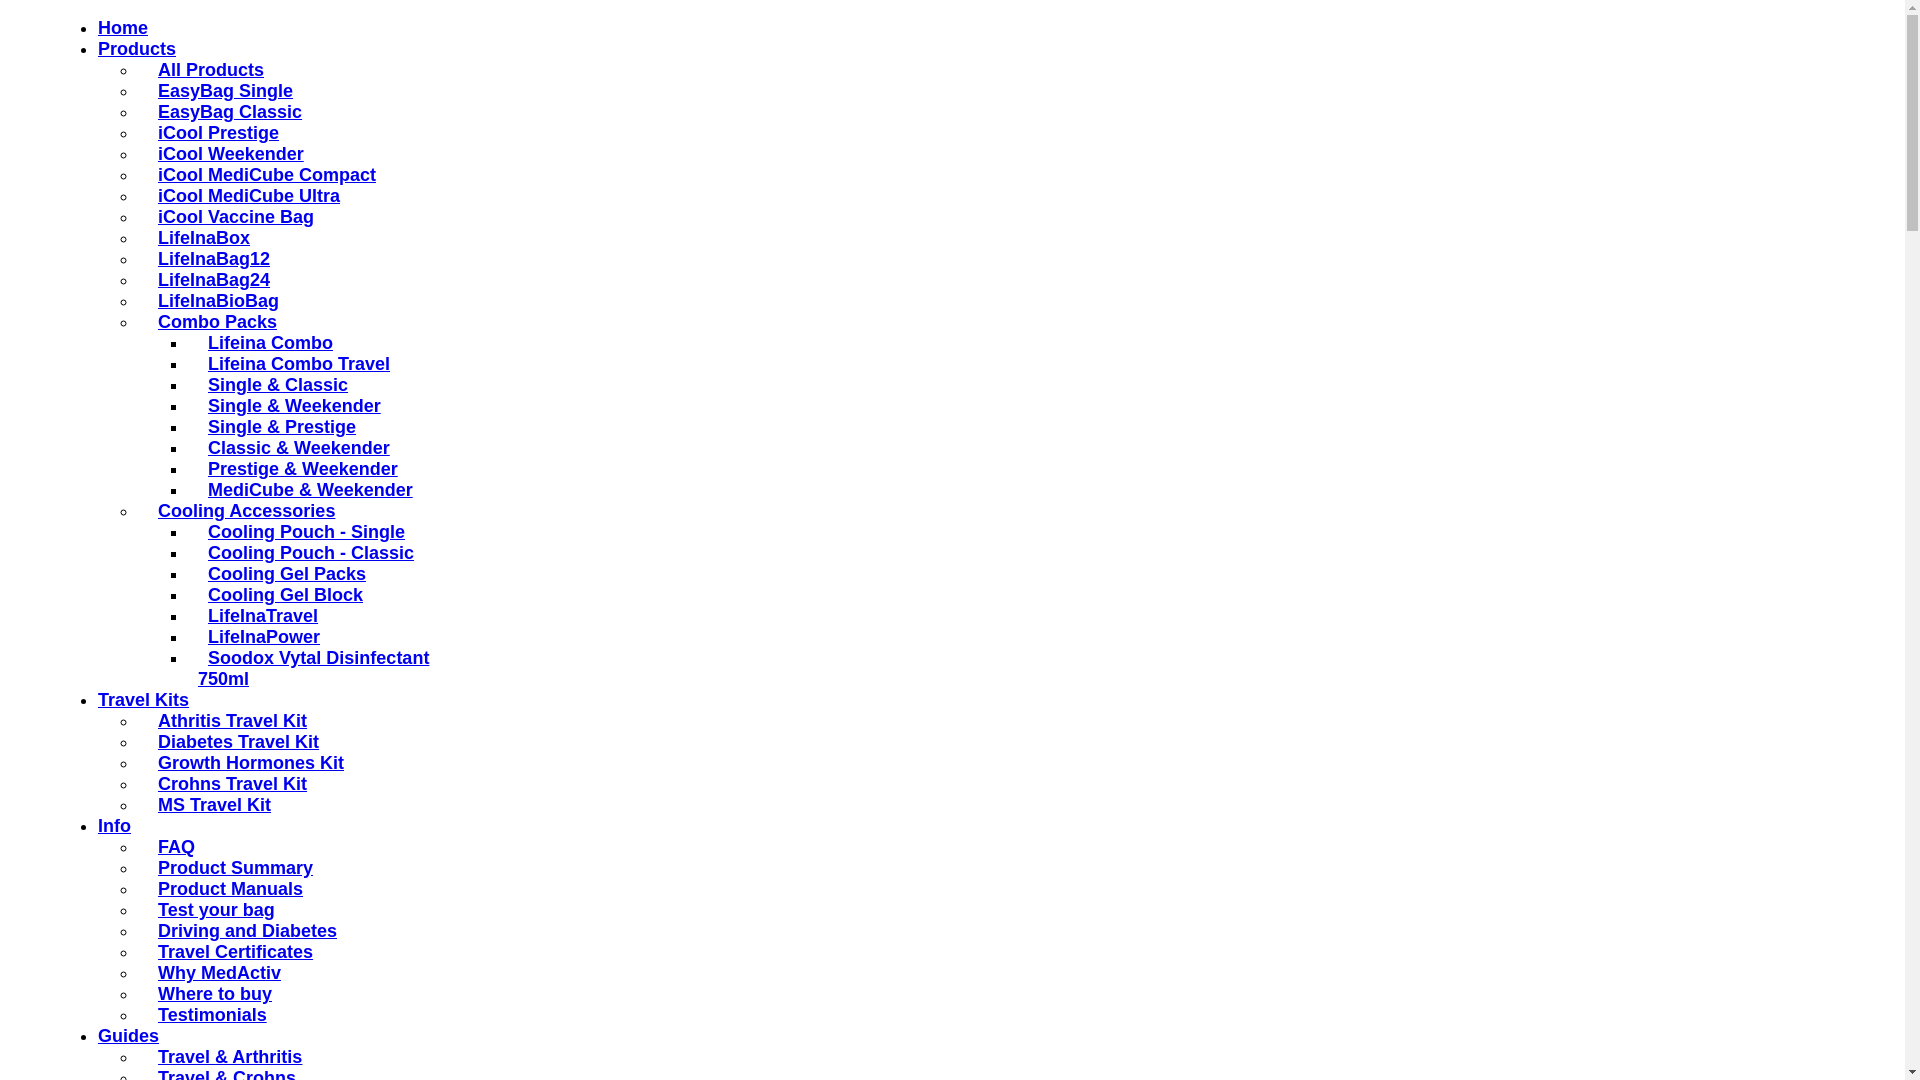 Image resolution: width=1920 pixels, height=1080 pixels. I want to click on 'Travel Certificates', so click(147, 951).